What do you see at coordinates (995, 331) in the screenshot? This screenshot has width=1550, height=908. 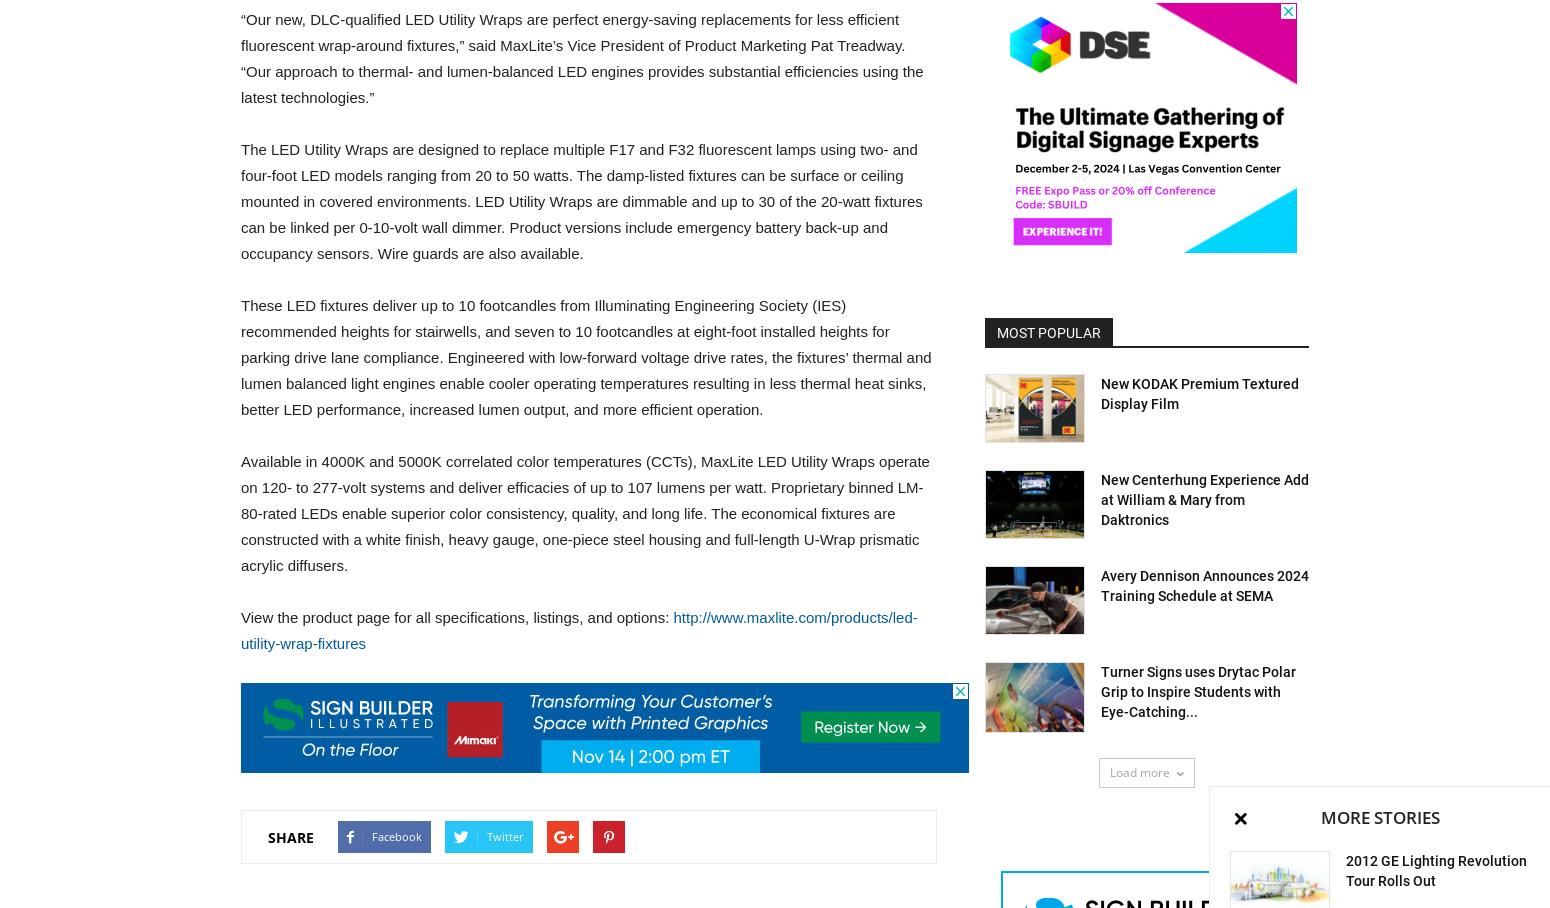 I see `'MOST POPULAR'` at bounding box center [995, 331].